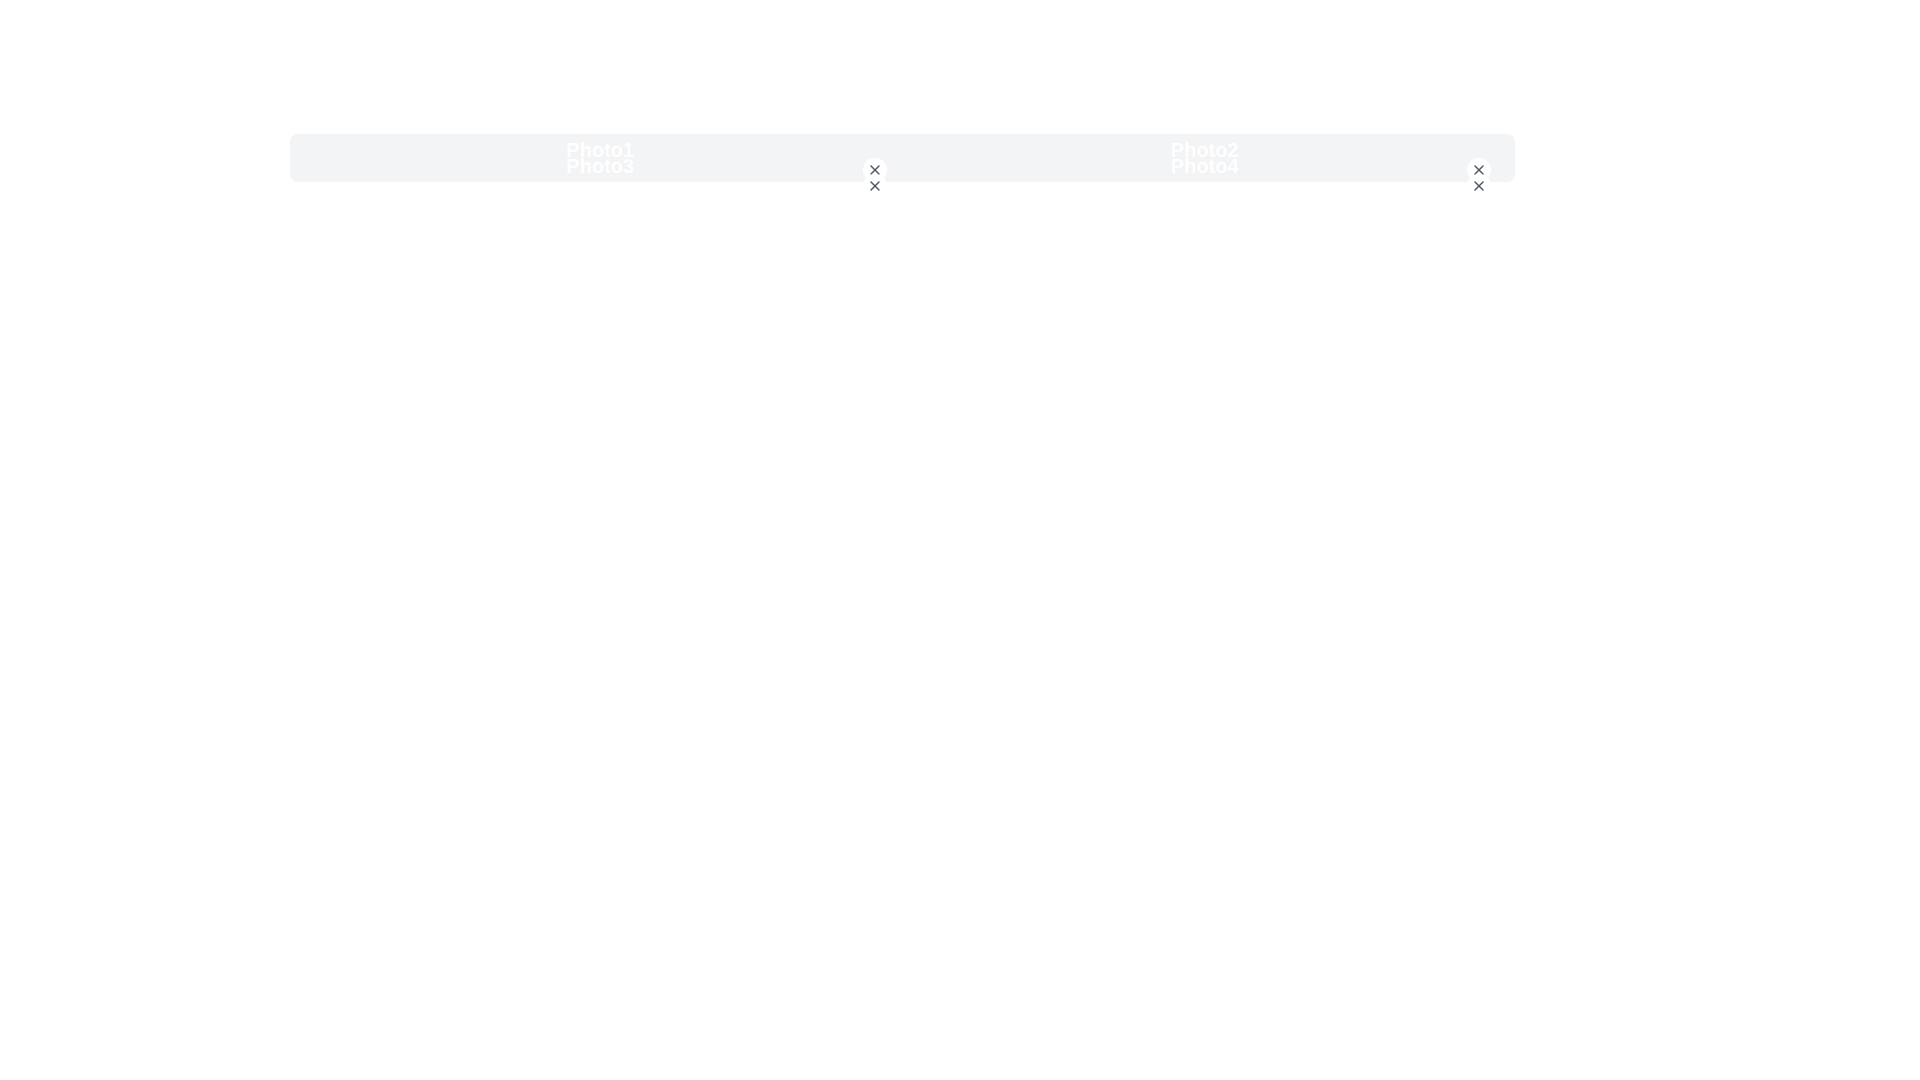 The image size is (1920, 1080). What do you see at coordinates (1478, 185) in the screenshot?
I see `the close icon located within the circular button in the top-right quadrant of the interface, near the 'Photo2 Photo4' list item` at bounding box center [1478, 185].